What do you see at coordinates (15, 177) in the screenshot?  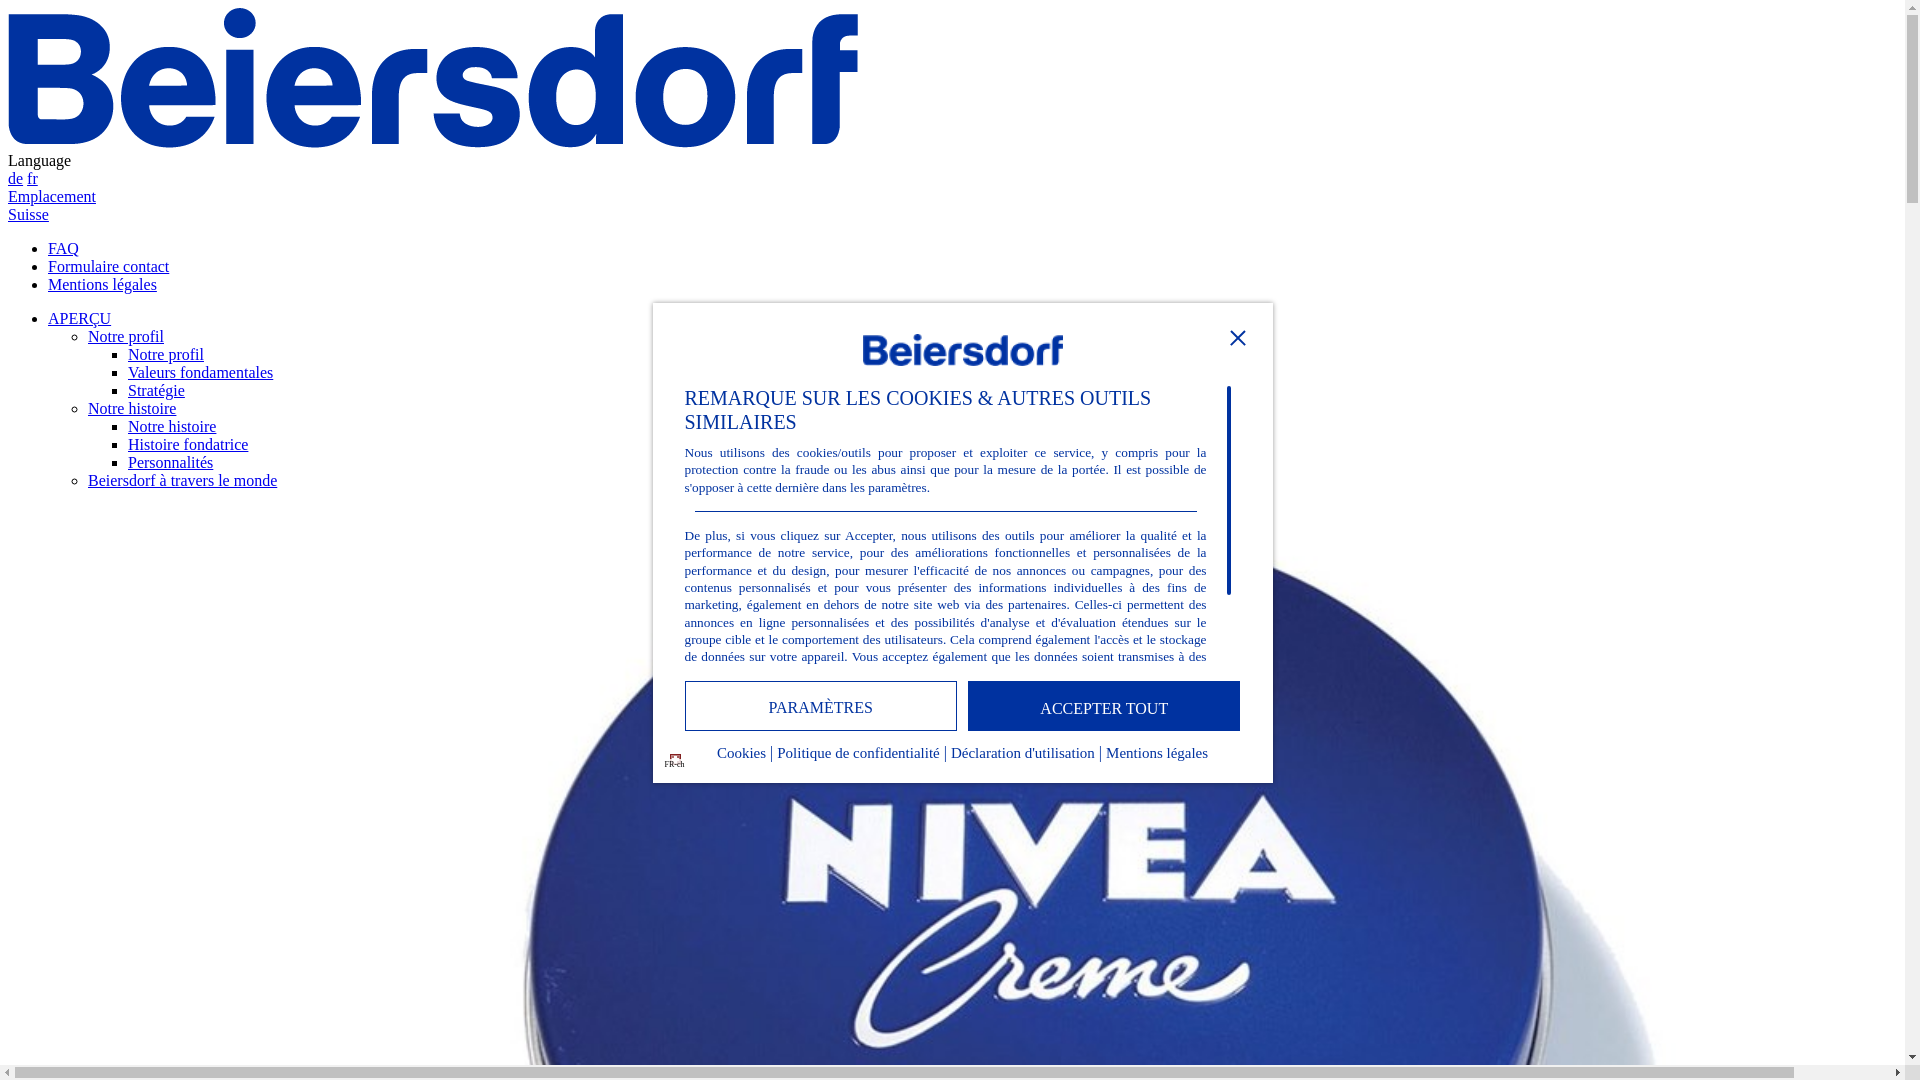 I see `'de'` at bounding box center [15, 177].